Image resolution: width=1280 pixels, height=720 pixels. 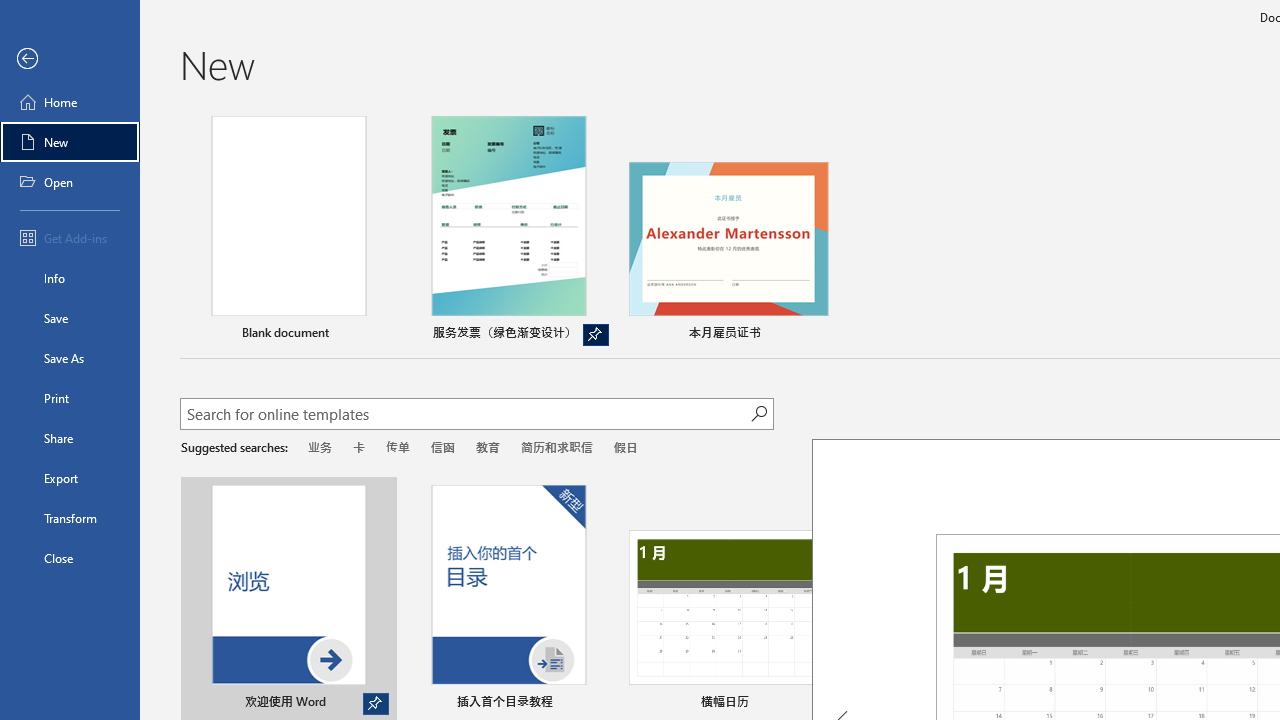 What do you see at coordinates (69, 517) in the screenshot?
I see `'Transform'` at bounding box center [69, 517].